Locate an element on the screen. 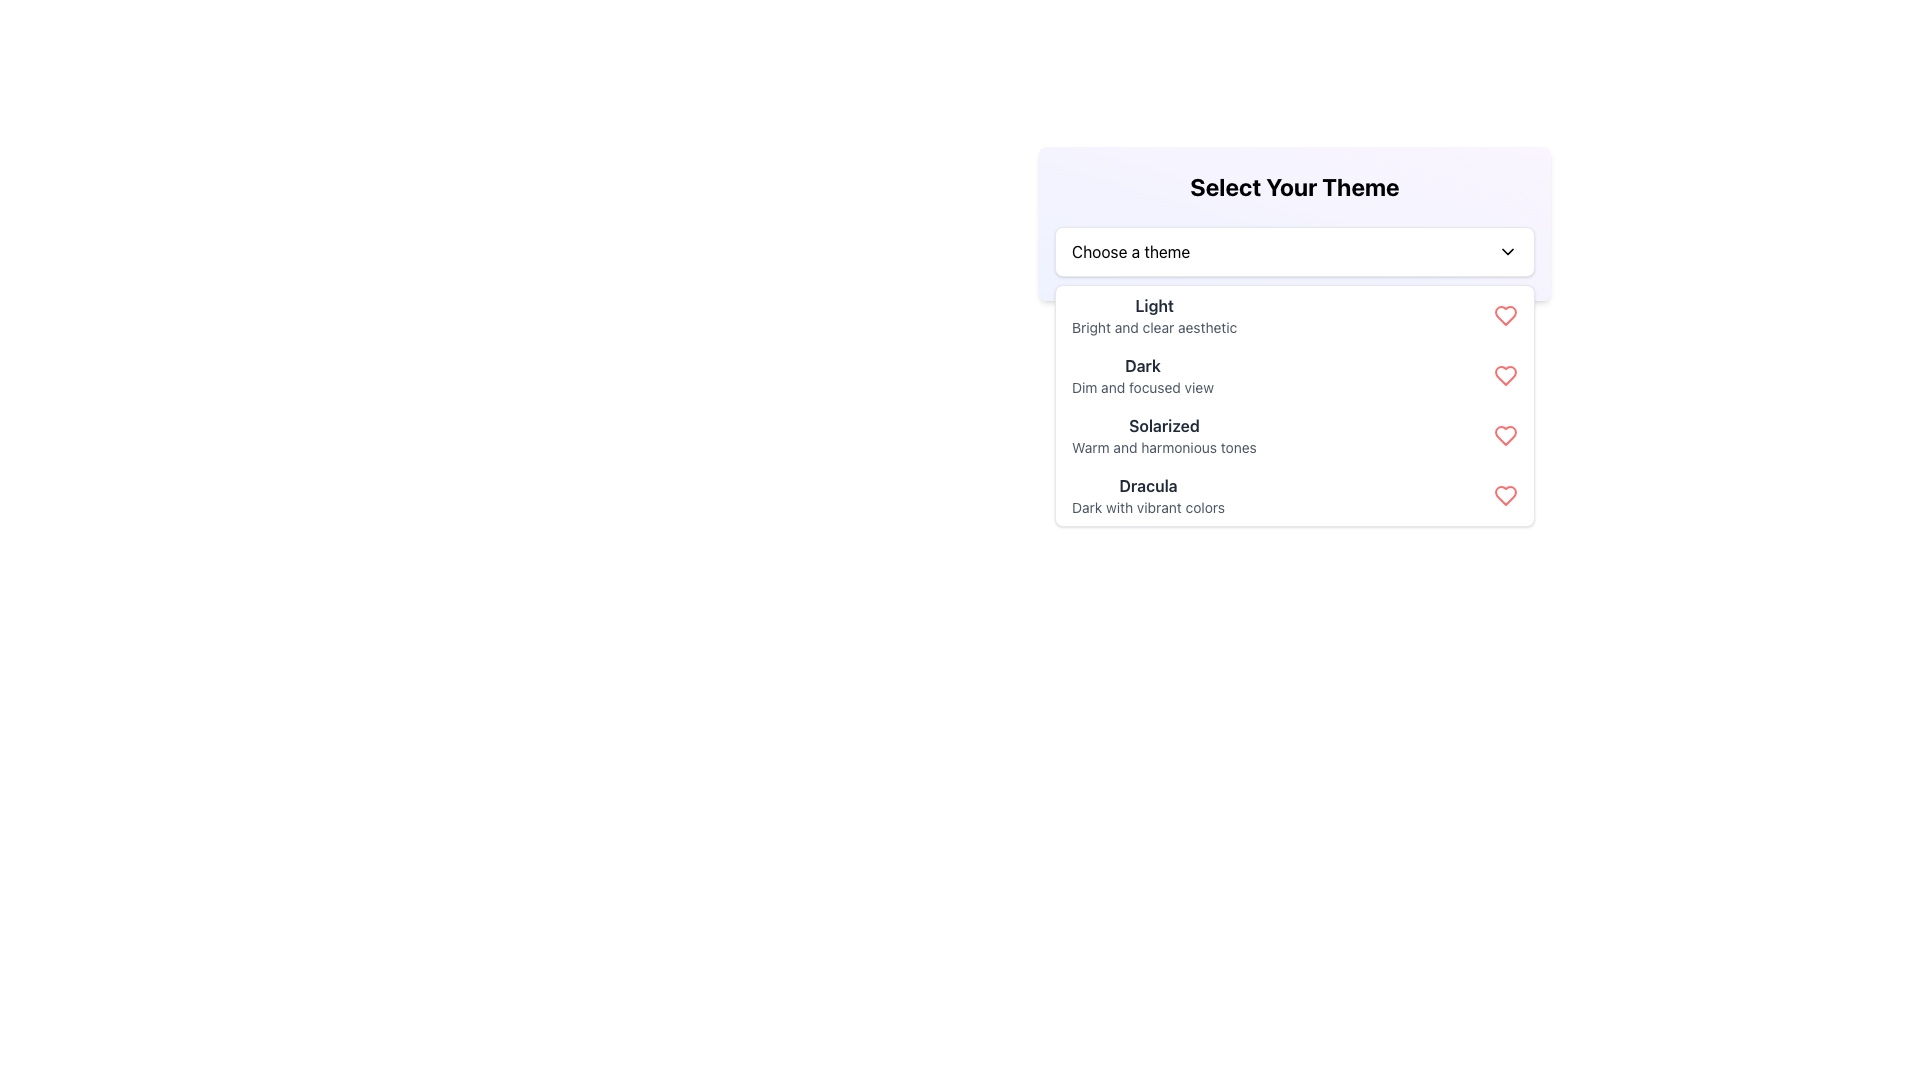 The height and width of the screenshot is (1080, 1920). the heart-shaped outline icon in the top right of the 'Light: Bright and clear aesthetic' option in the dropdown menu to mark it as favorite is located at coordinates (1506, 315).